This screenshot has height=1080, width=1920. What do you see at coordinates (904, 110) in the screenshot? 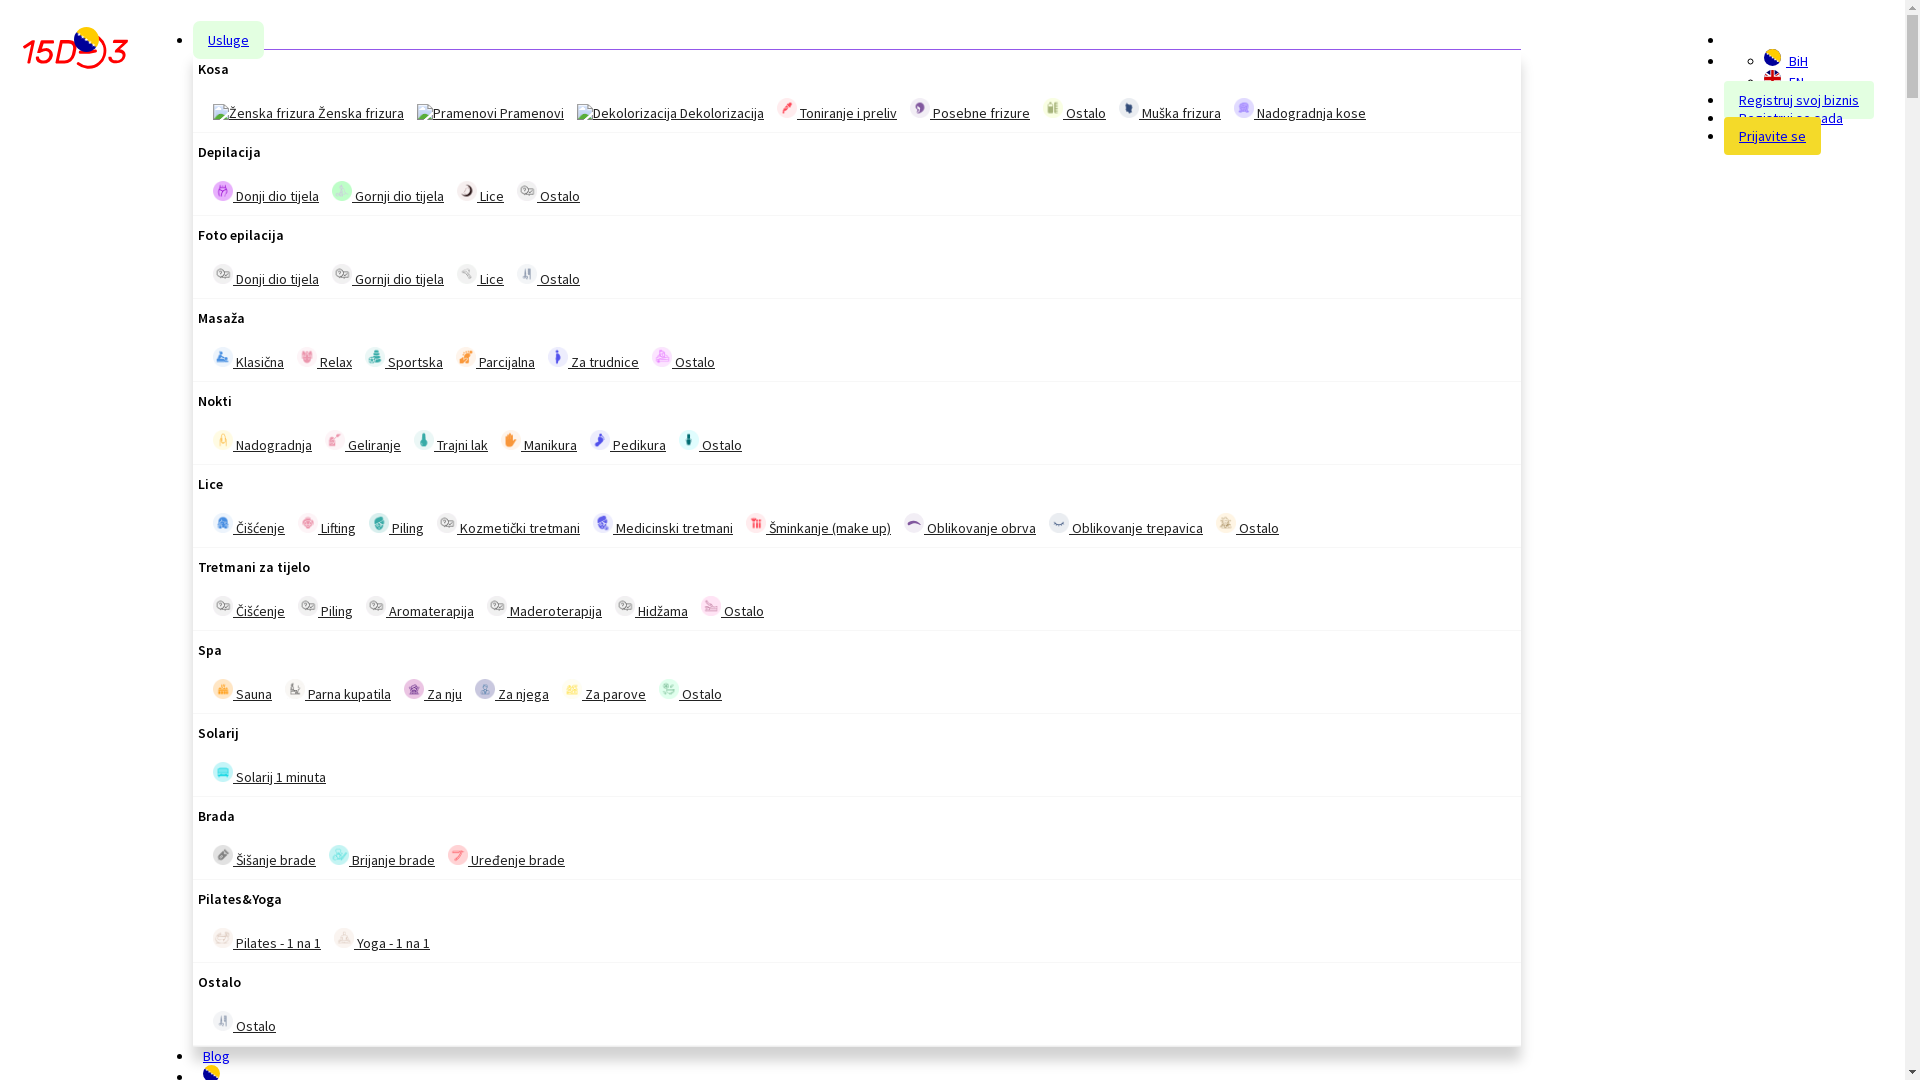
I see `'Posebne frizure'` at bounding box center [904, 110].